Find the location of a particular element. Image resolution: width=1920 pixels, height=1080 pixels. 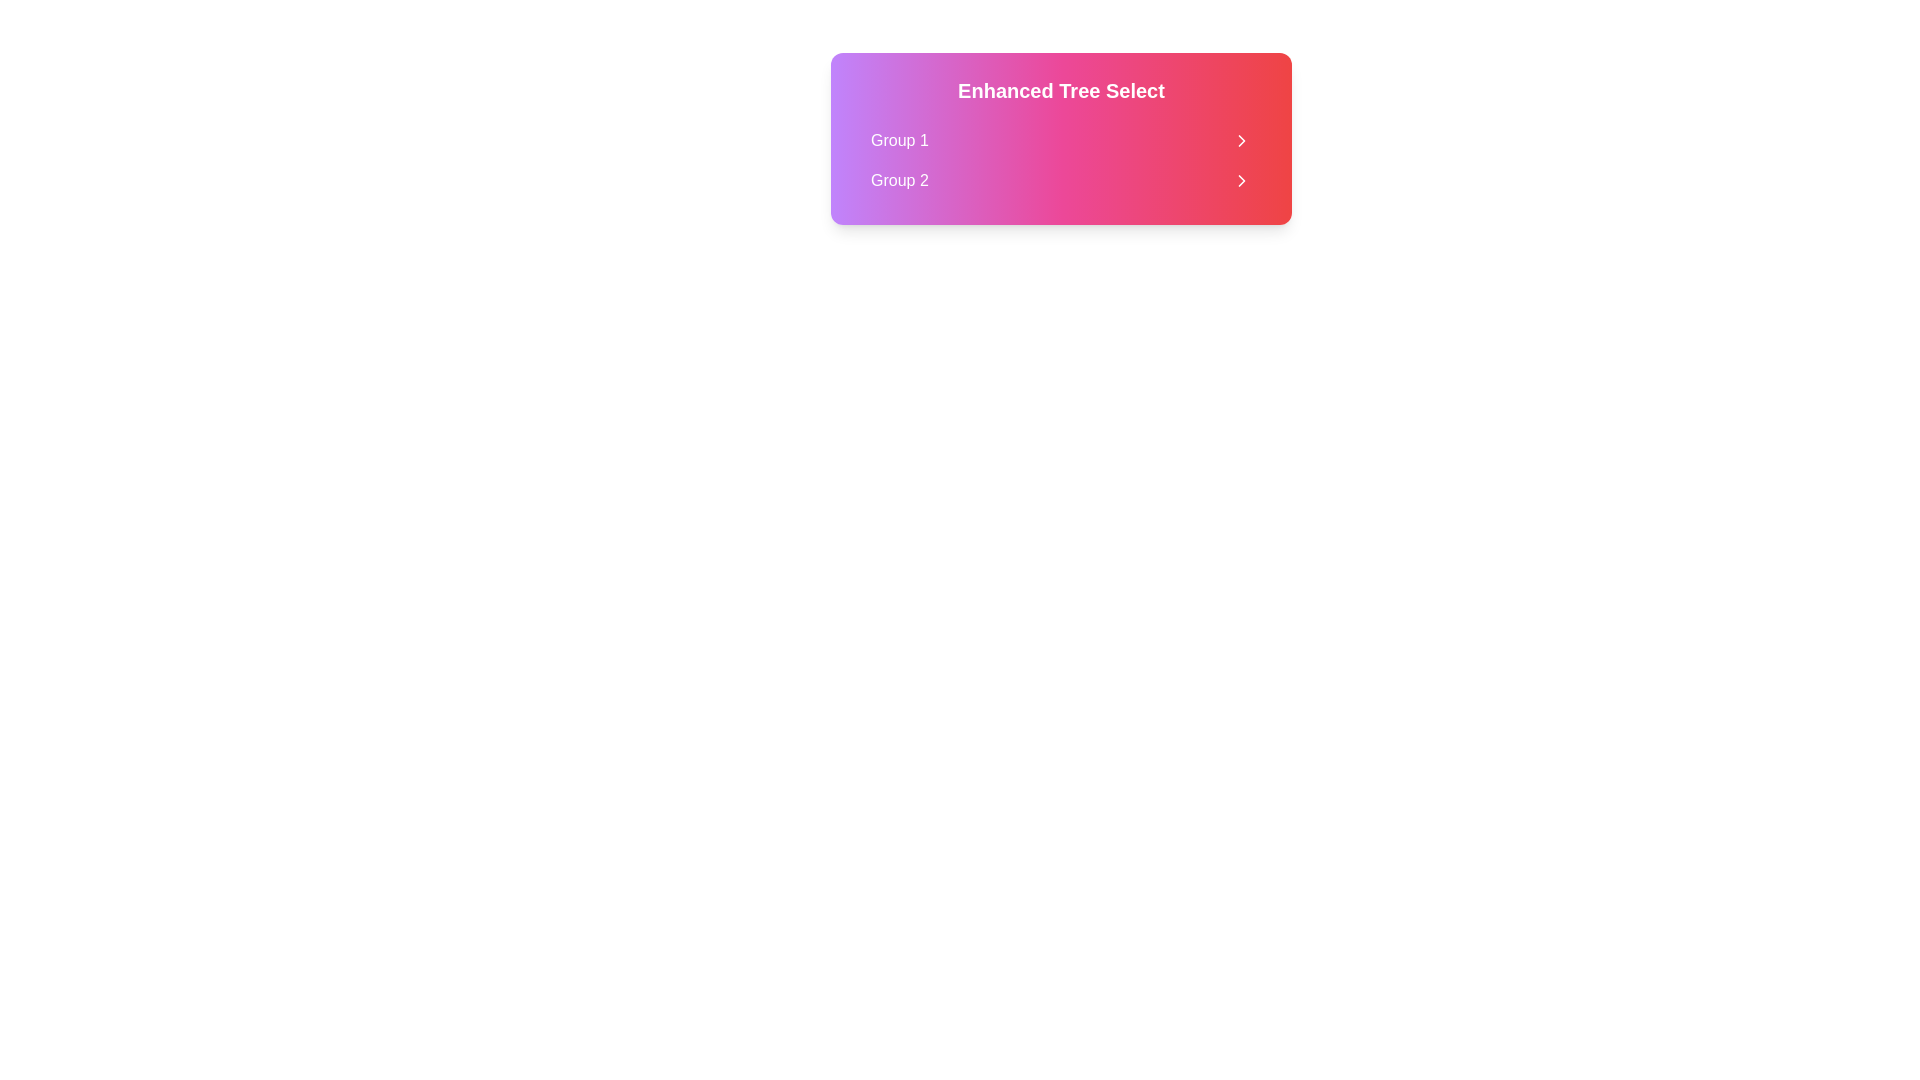

the right-pointing arrow icon associated with 'Group 2' is located at coordinates (1241, 181).